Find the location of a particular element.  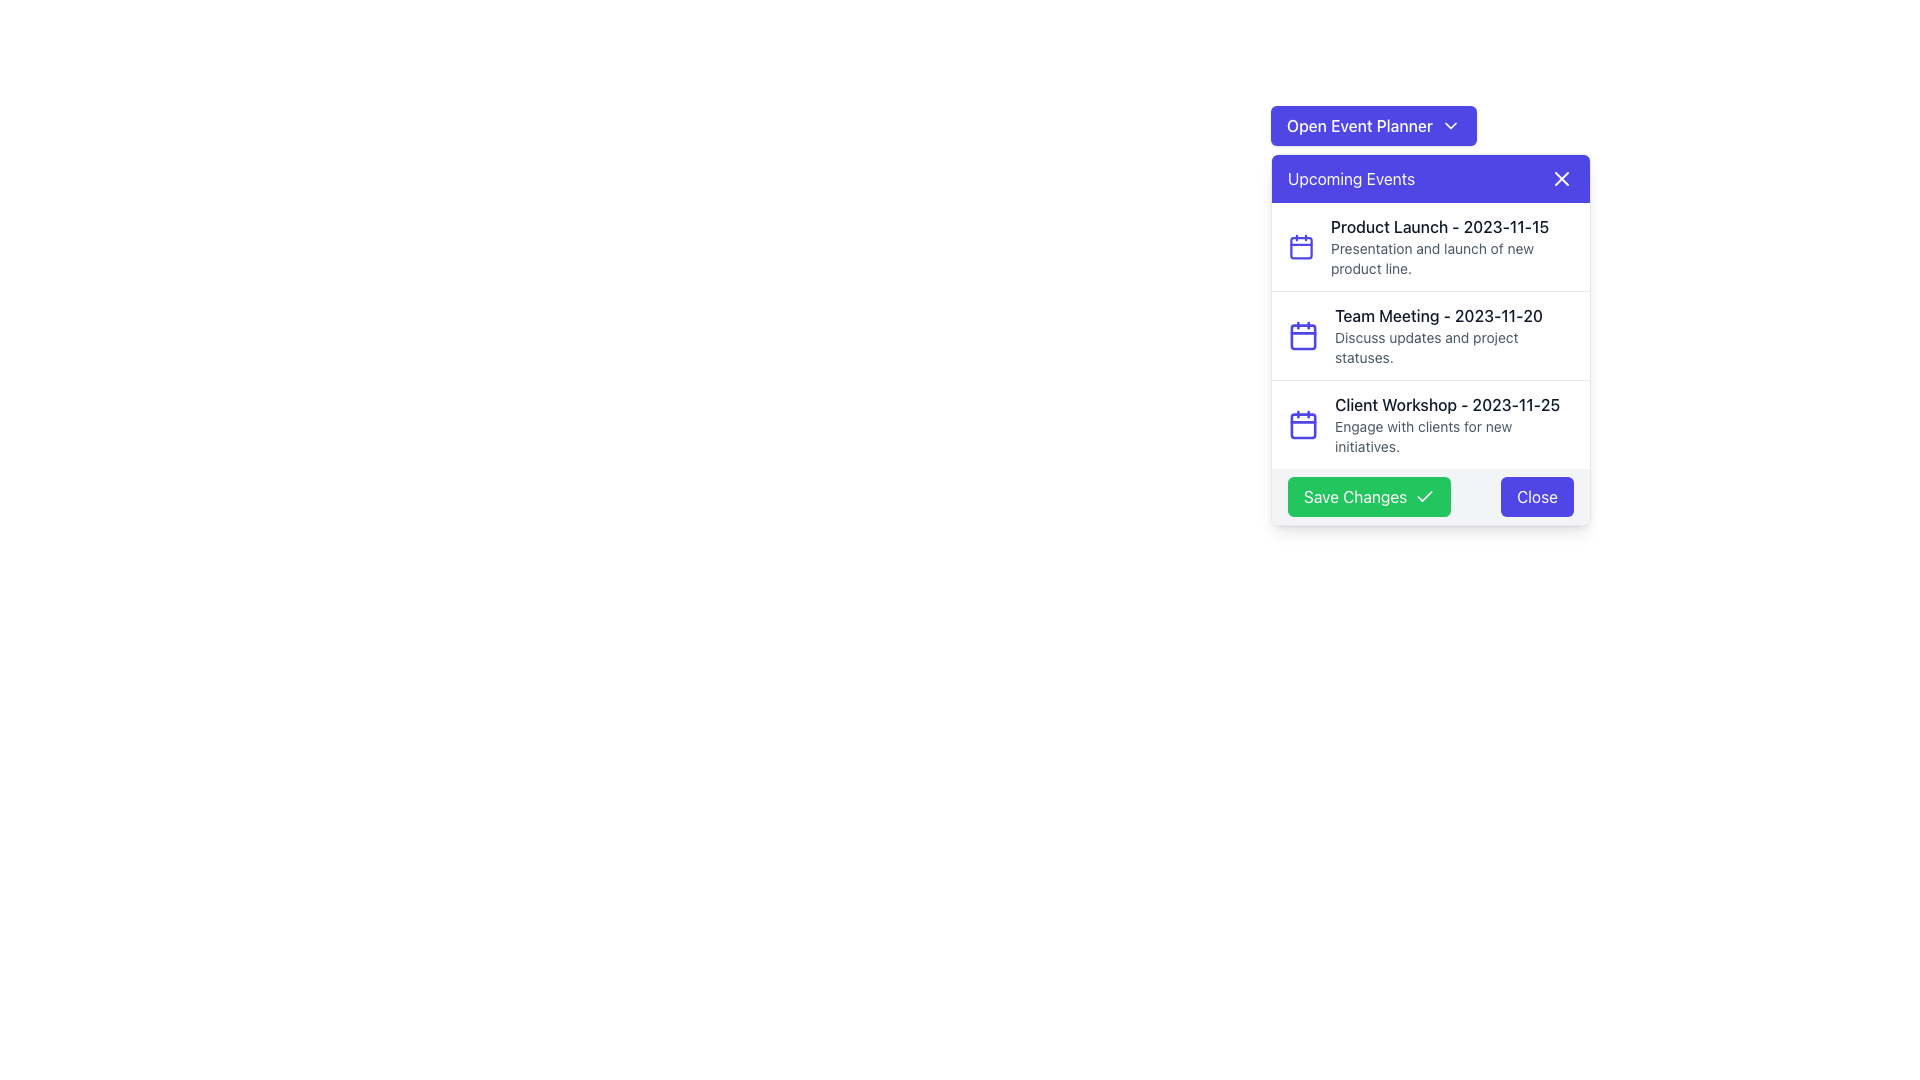

the design of the indigo calendar icon located at the start of the 'Product Launch - 2023-11-15' item in the 'Upcoming Events' list is located at coordinates (1301, 245).